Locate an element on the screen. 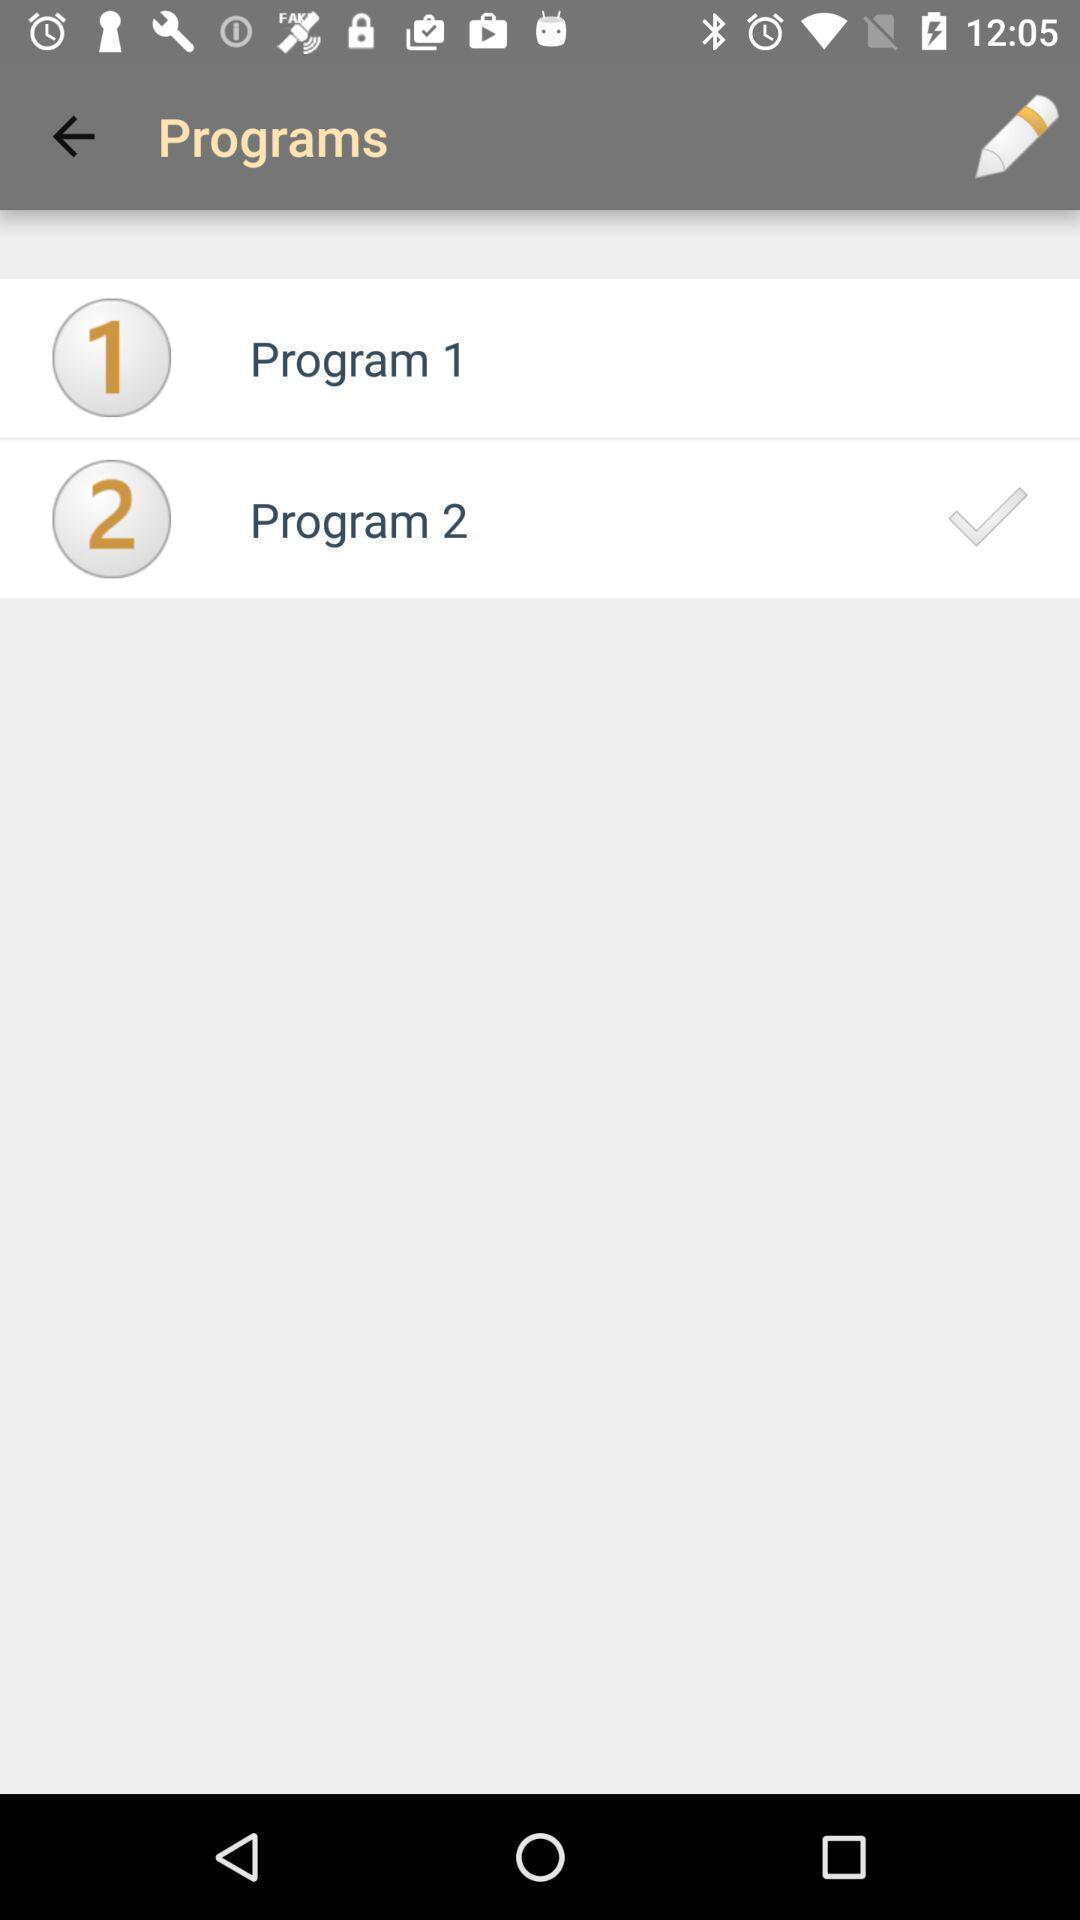 This screenshot has width=1080, height=1920. the icon next to the programs icon is located at coordinates (1017, 135).